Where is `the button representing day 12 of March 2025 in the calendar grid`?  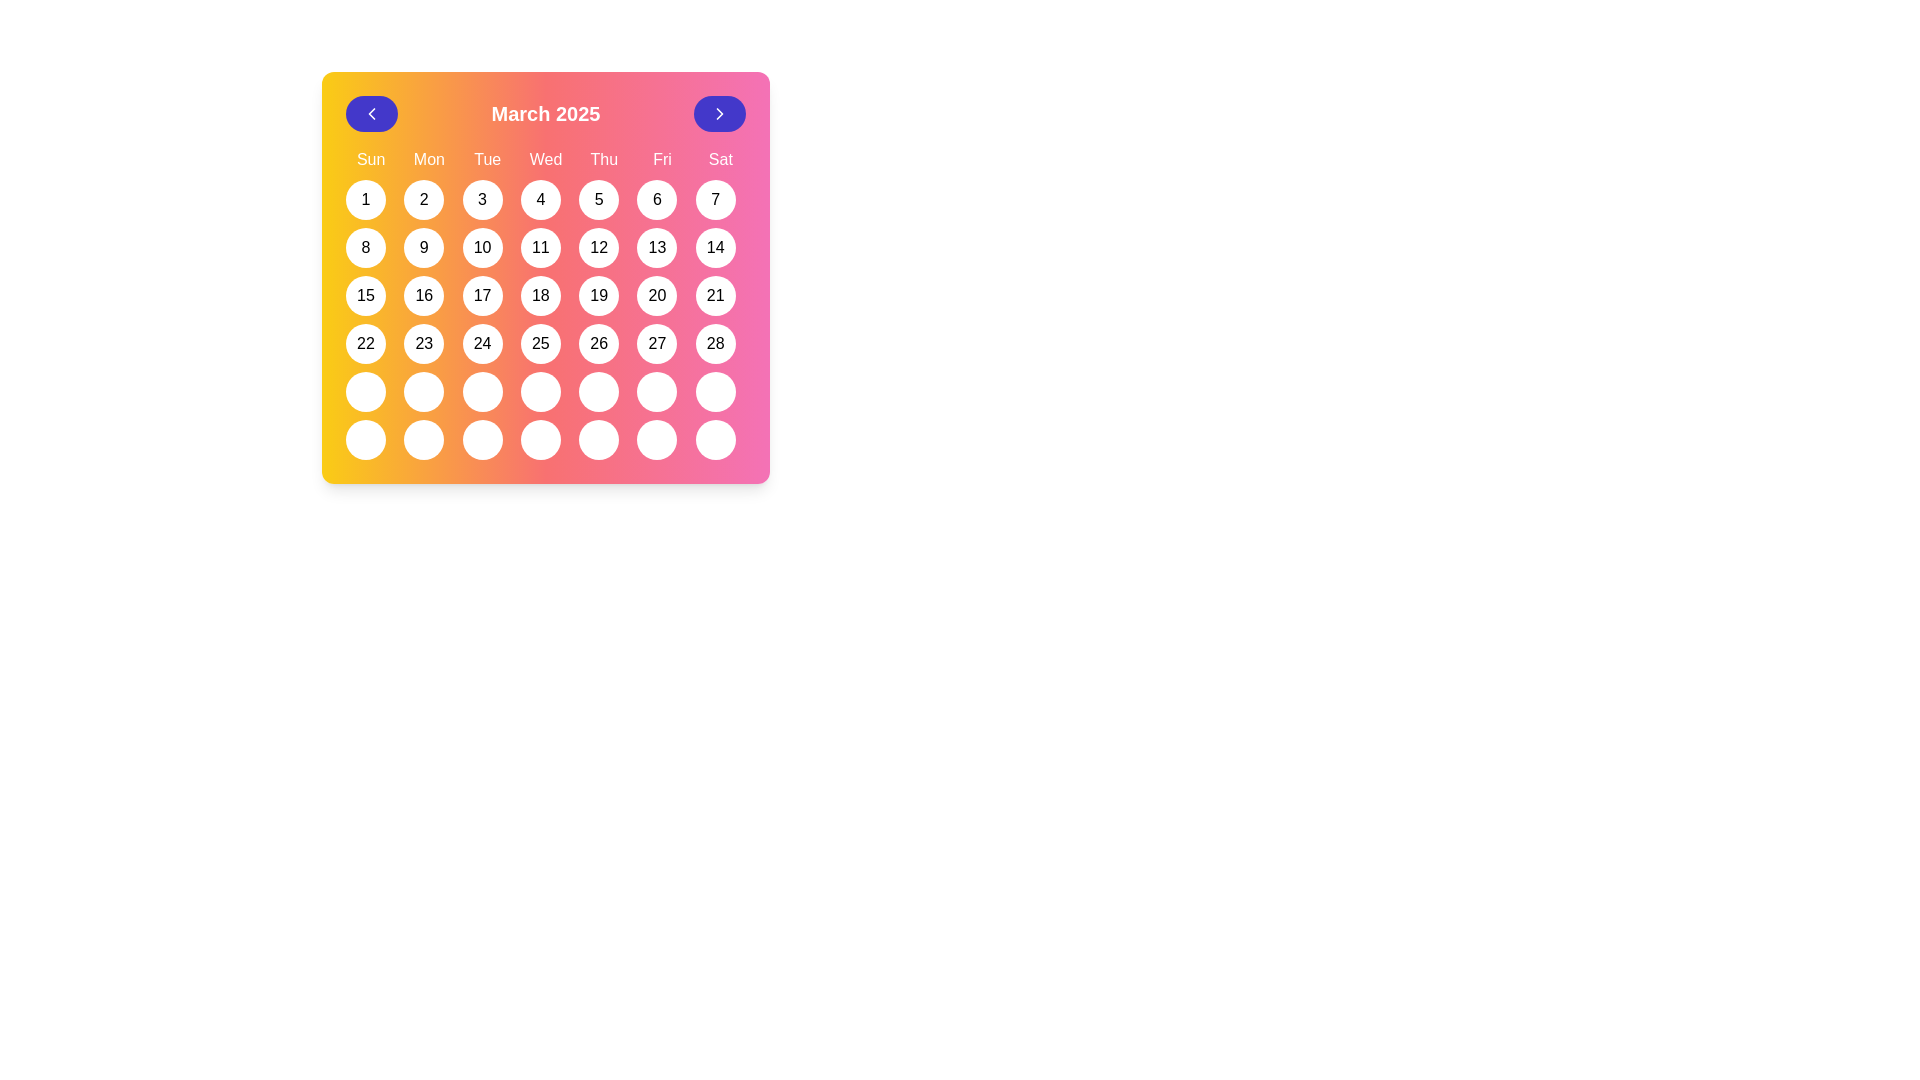 the button representing day 12 of March 2025 in the calendar grid is located at coordinates (598, 246).